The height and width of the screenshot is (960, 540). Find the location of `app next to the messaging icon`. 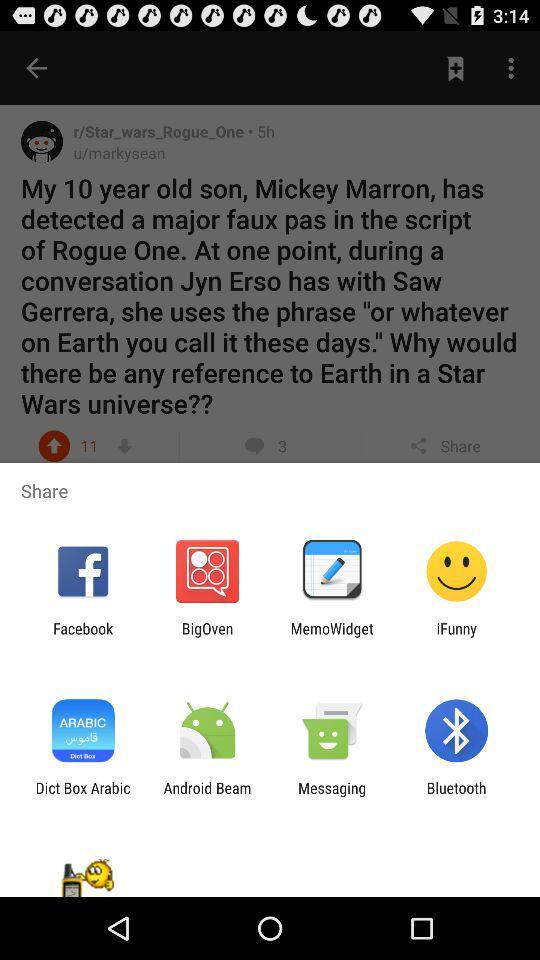

app next to the messaging icon is located at coordinates (206, 796).